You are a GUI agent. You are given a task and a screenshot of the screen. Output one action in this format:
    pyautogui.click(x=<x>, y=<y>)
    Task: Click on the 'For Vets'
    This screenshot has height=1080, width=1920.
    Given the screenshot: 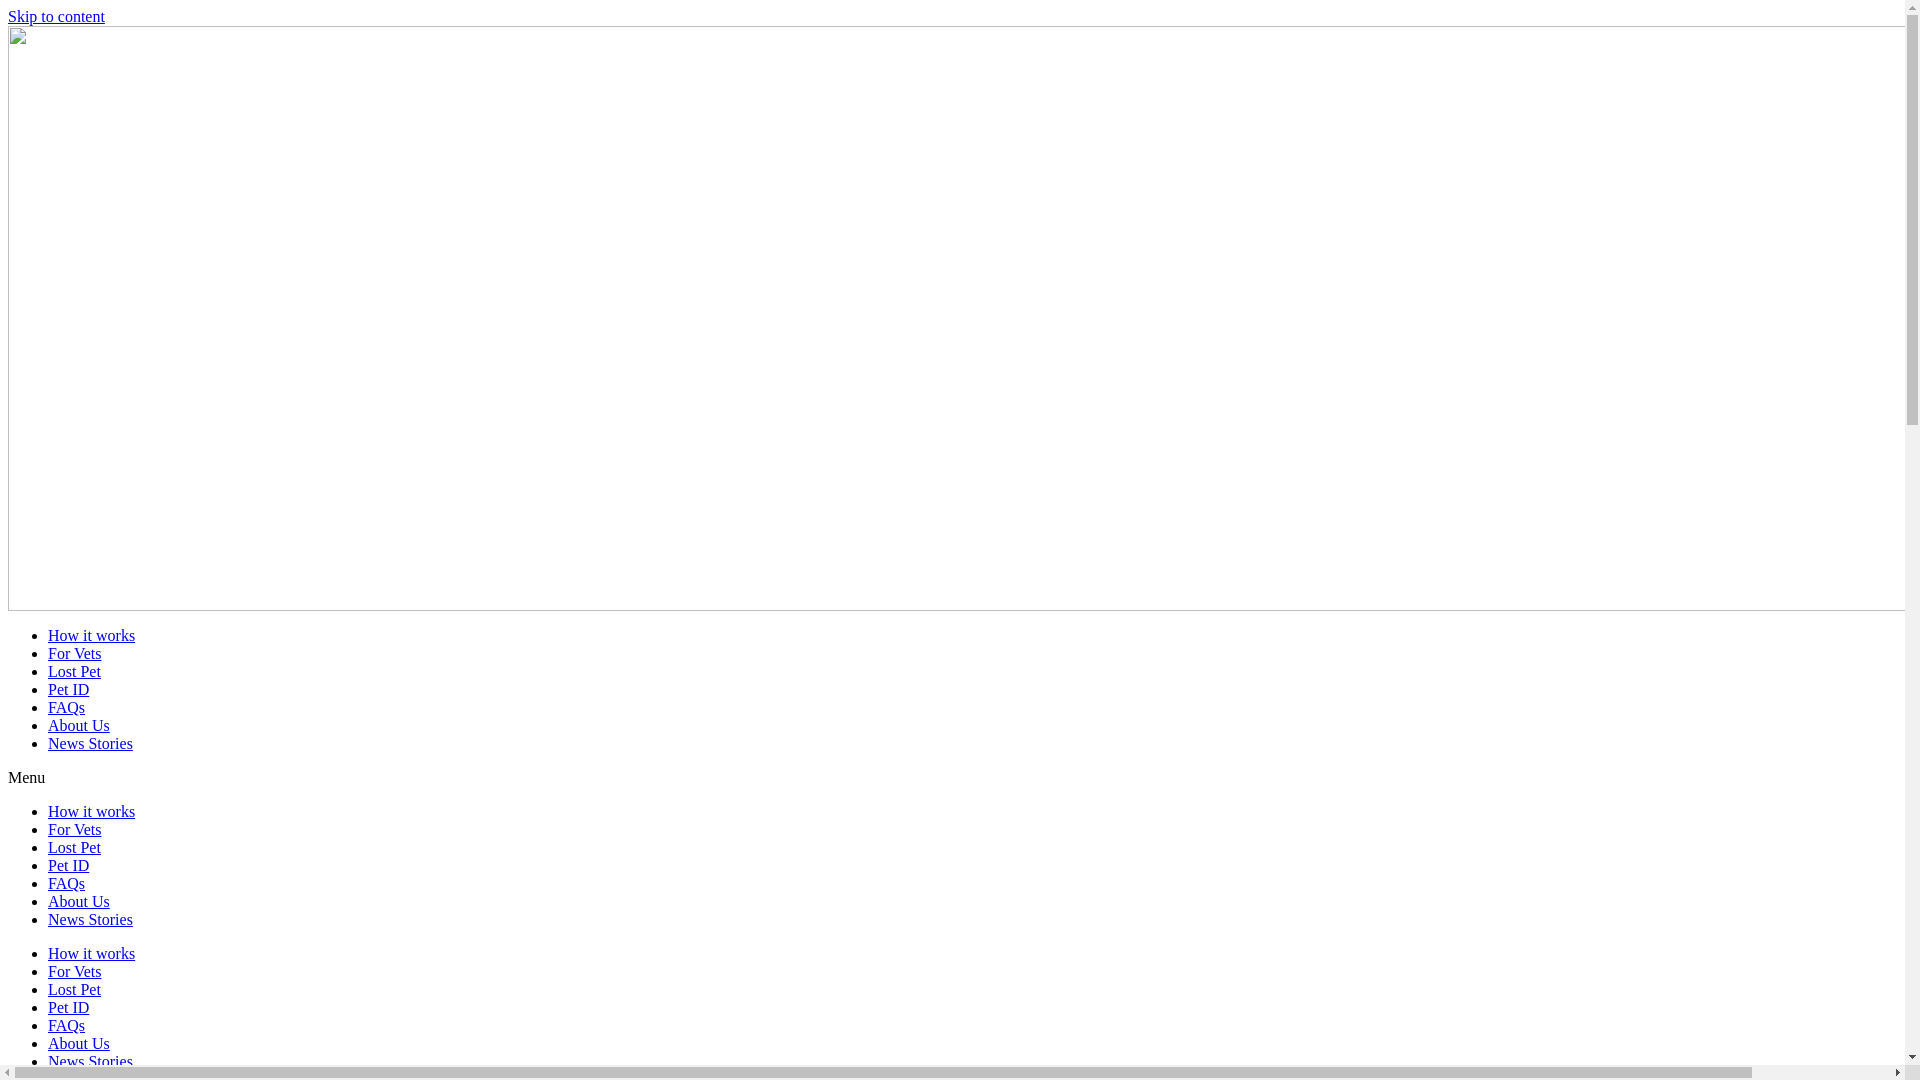 What is the action you would take?
    pyautogui.click(x=75, y=829)
    